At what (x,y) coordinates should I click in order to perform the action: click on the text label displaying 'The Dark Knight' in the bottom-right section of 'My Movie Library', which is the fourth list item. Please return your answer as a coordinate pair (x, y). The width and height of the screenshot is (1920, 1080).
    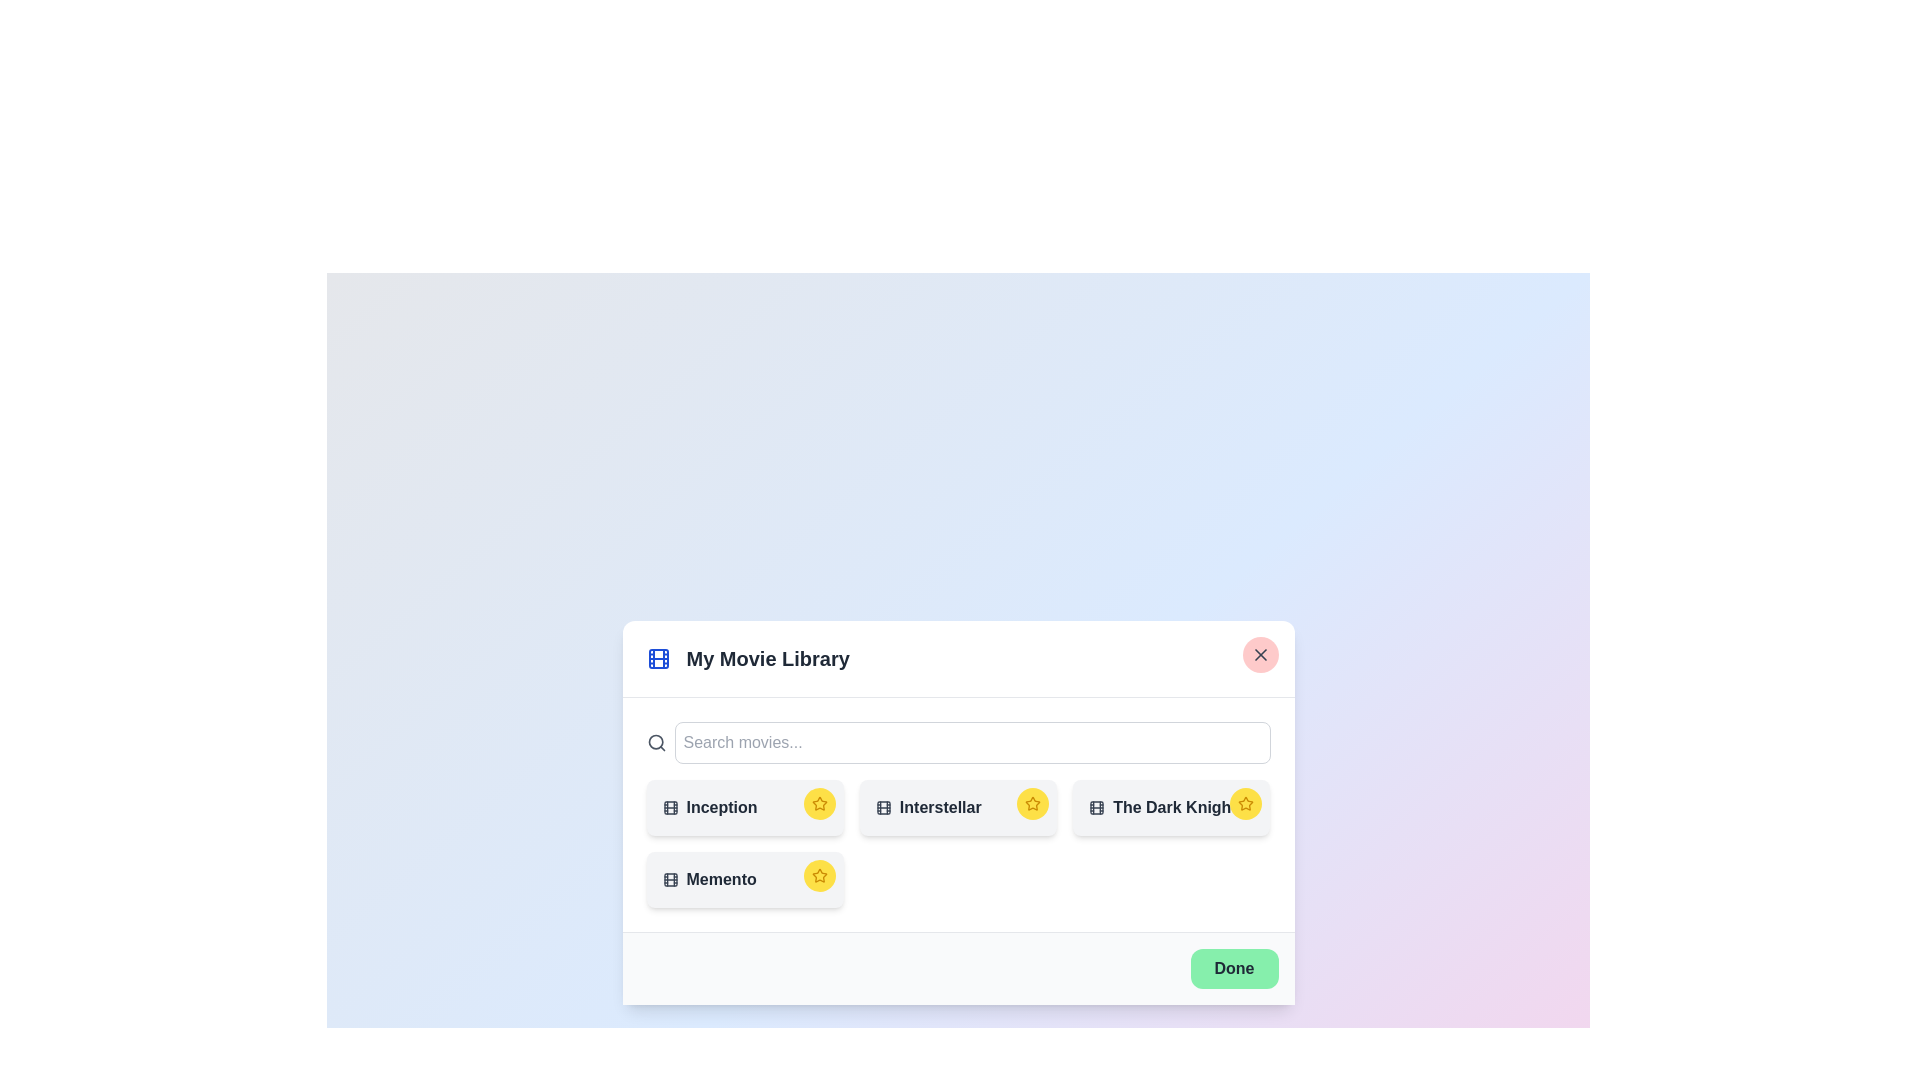
    Looking at the image, I should click on (1171, 806).